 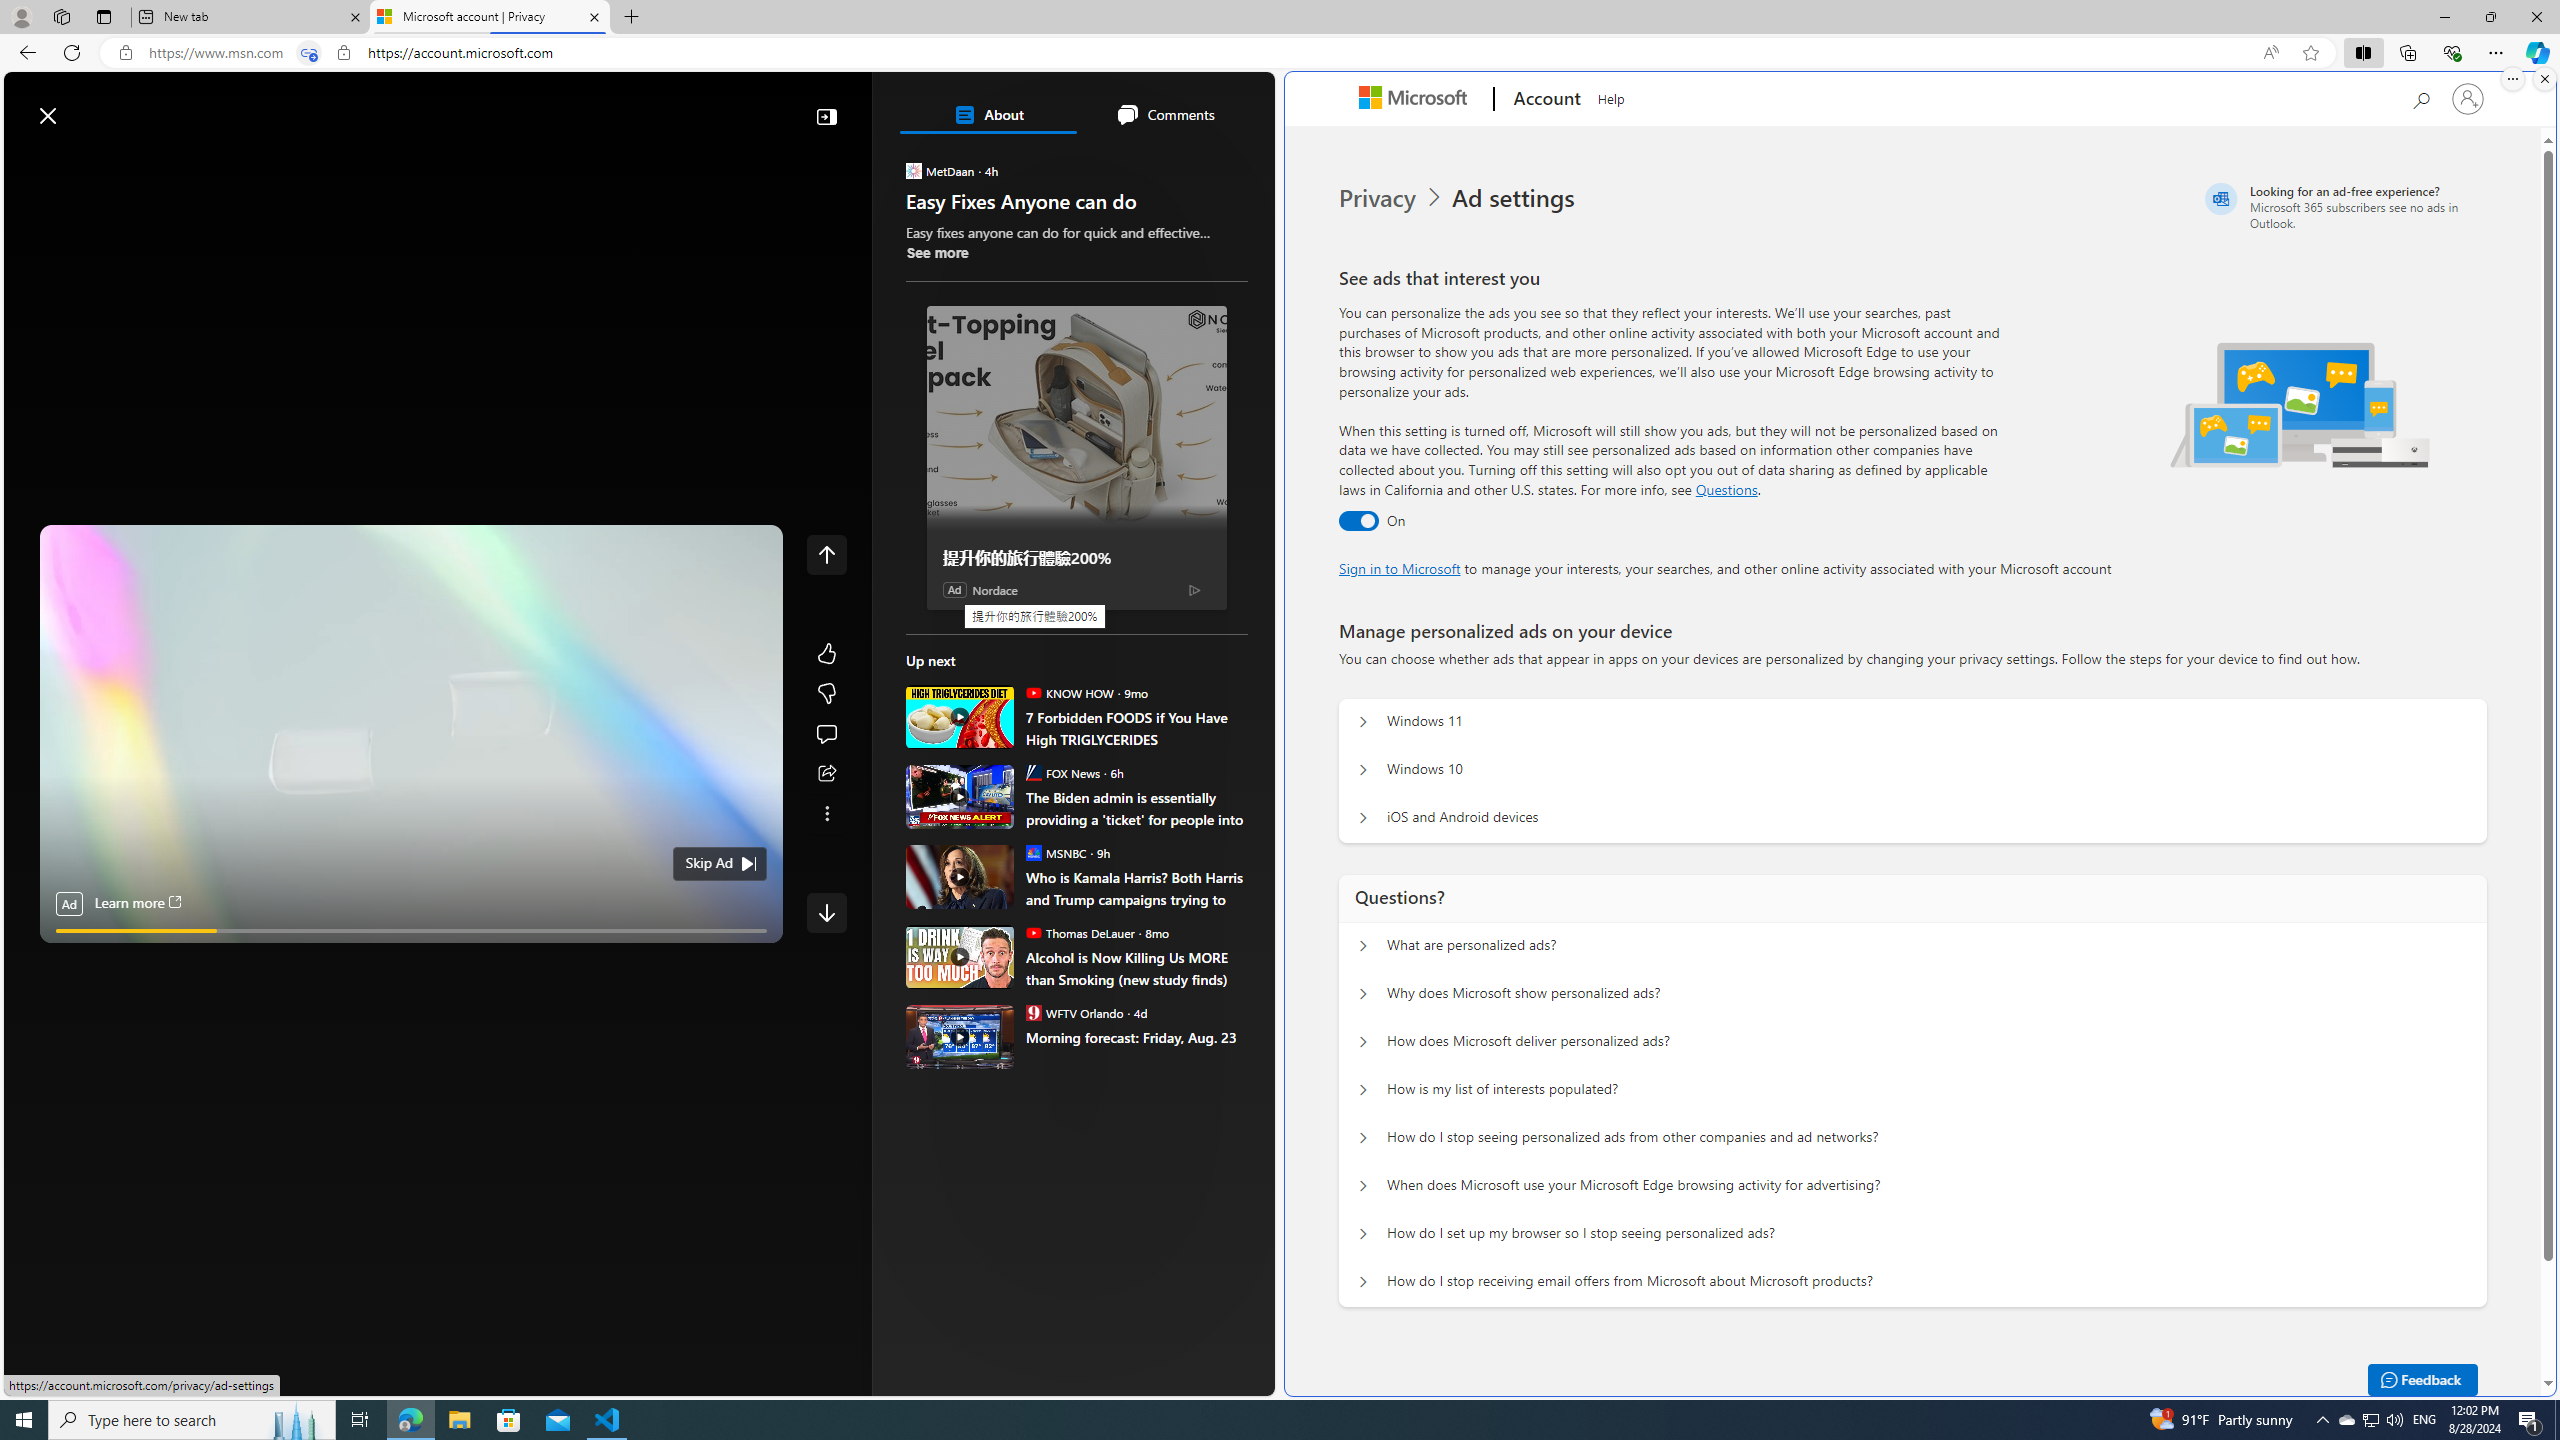 I want to click on 'Questions? What are personalized ads?', so click(x=1362, y=945).